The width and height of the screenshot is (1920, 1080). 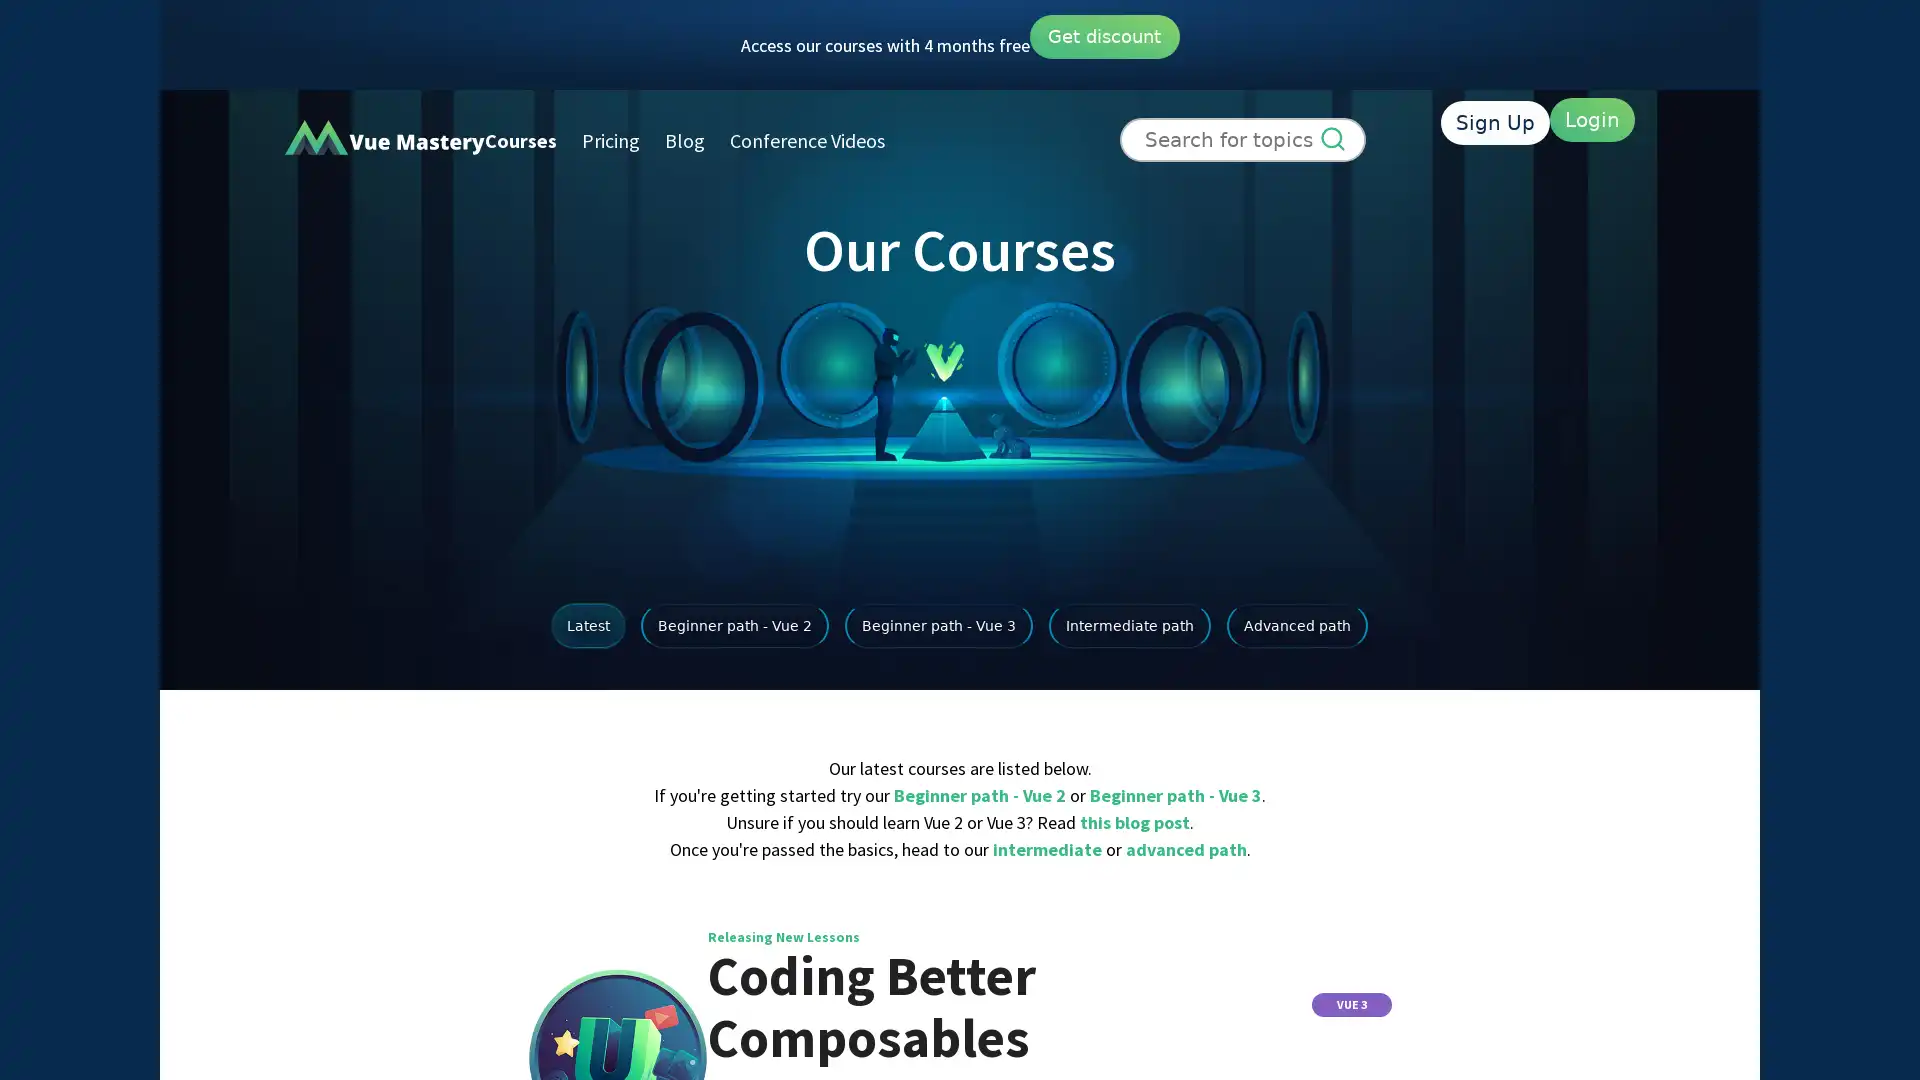 I want to click on Beginner path - Vue 3, so click(x=934, y=624).